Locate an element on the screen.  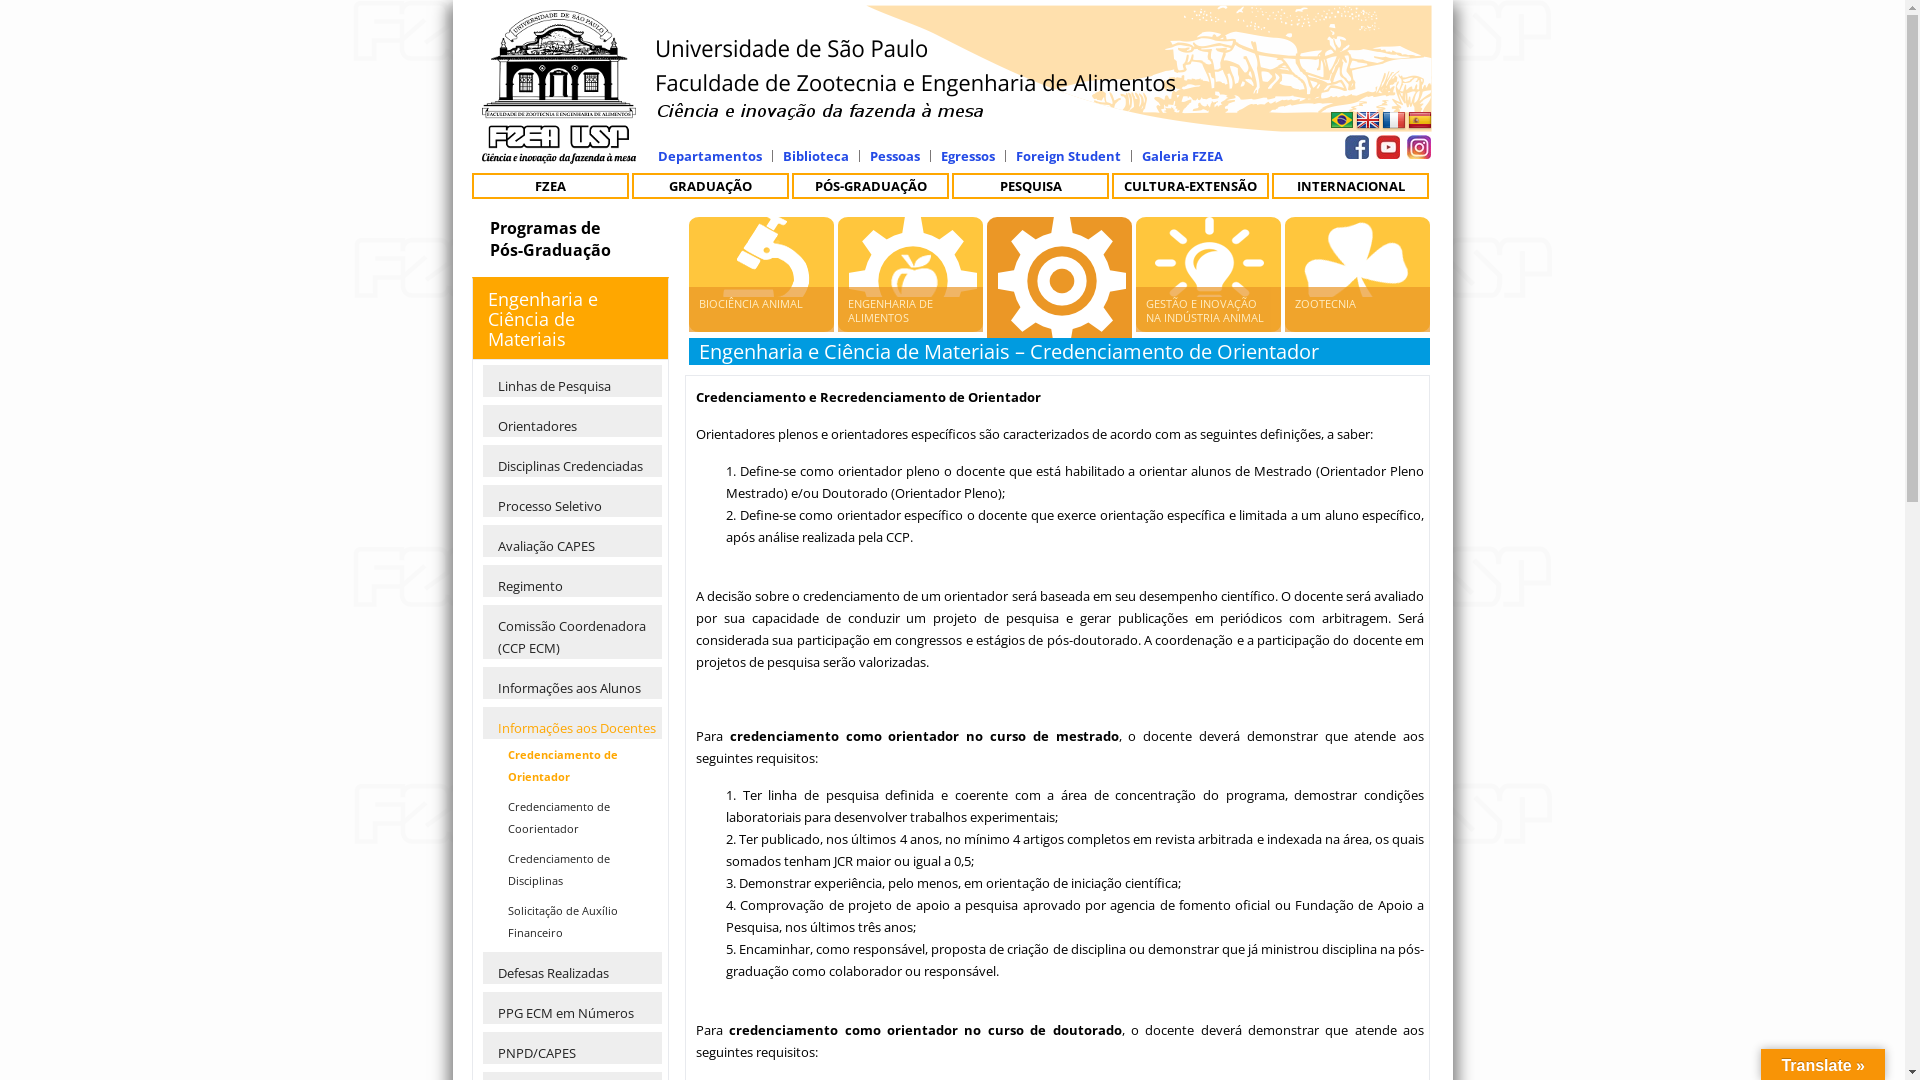
'Credenciamento de Coorientador' is located at coordinates (575, 817).